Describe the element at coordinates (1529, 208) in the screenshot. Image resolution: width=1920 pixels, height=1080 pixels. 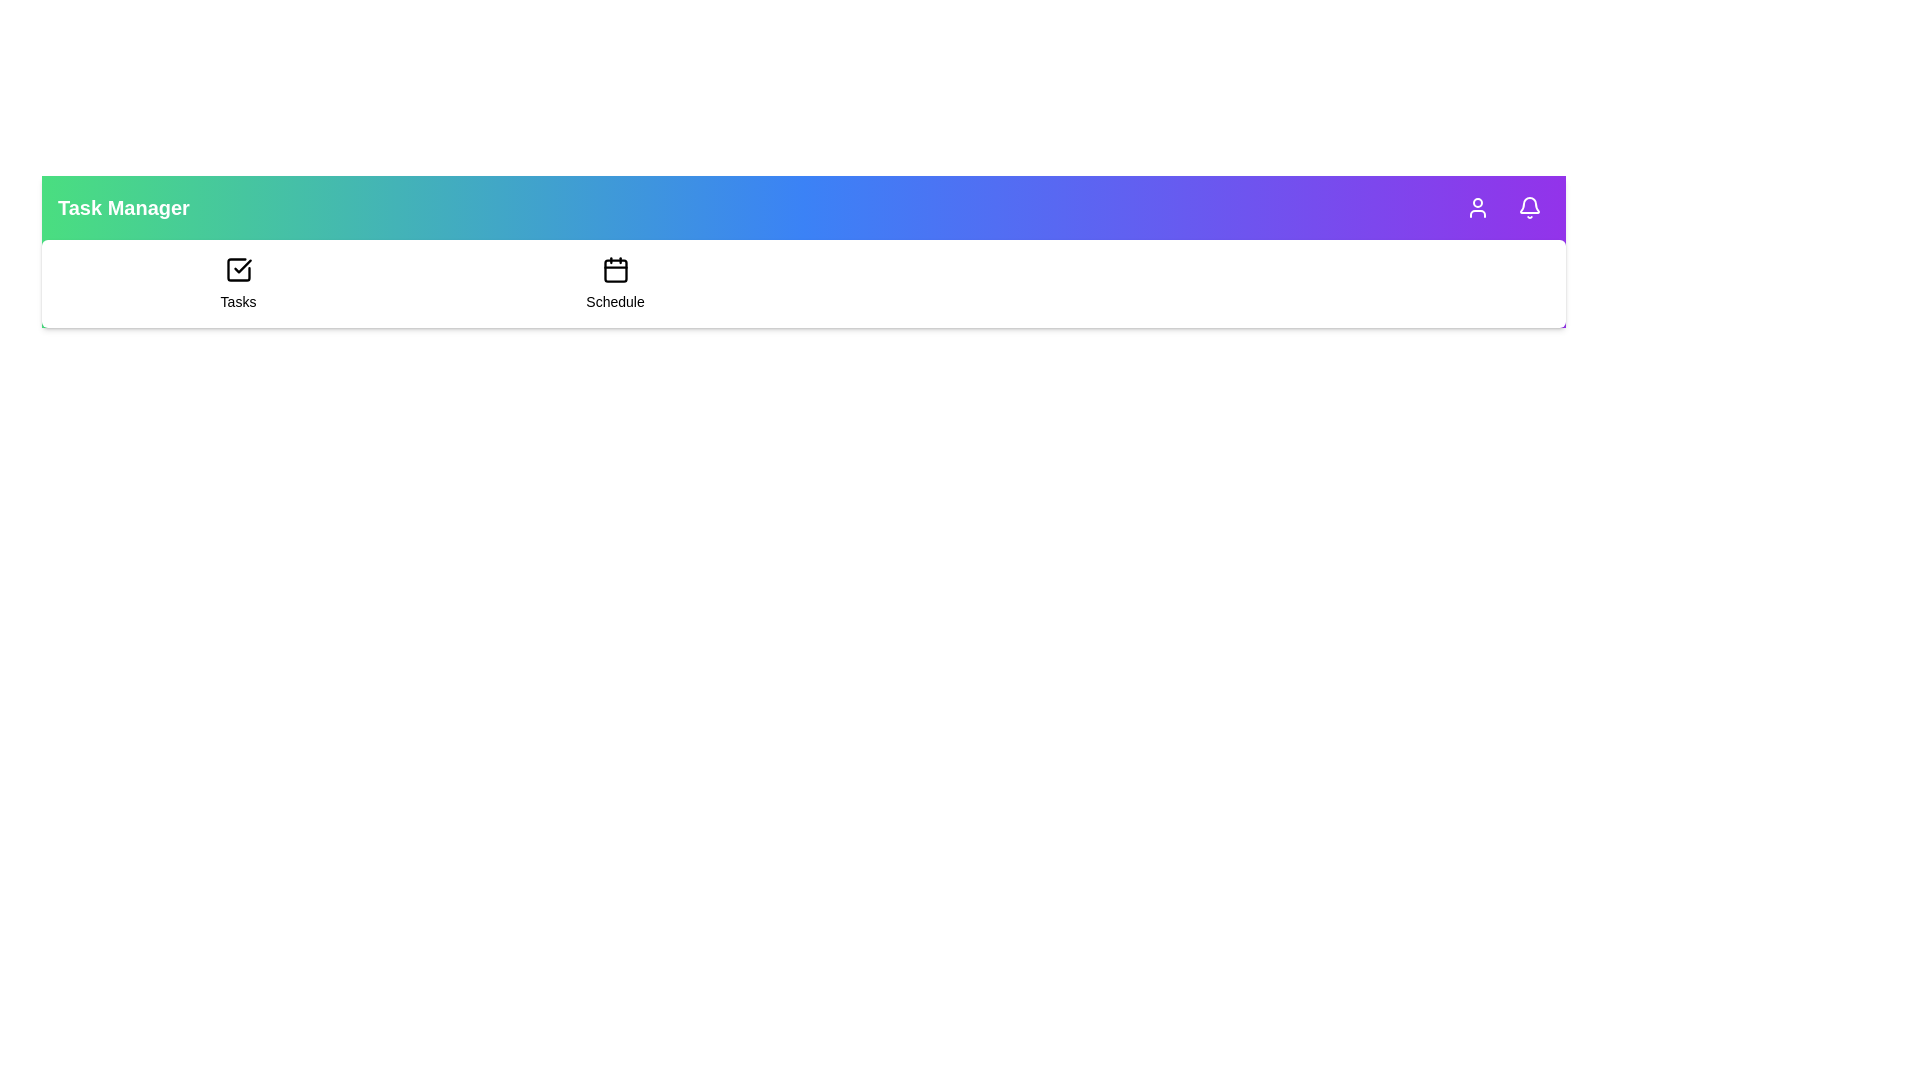
I see `the notifications icon in the TaskAppBar` at that location.